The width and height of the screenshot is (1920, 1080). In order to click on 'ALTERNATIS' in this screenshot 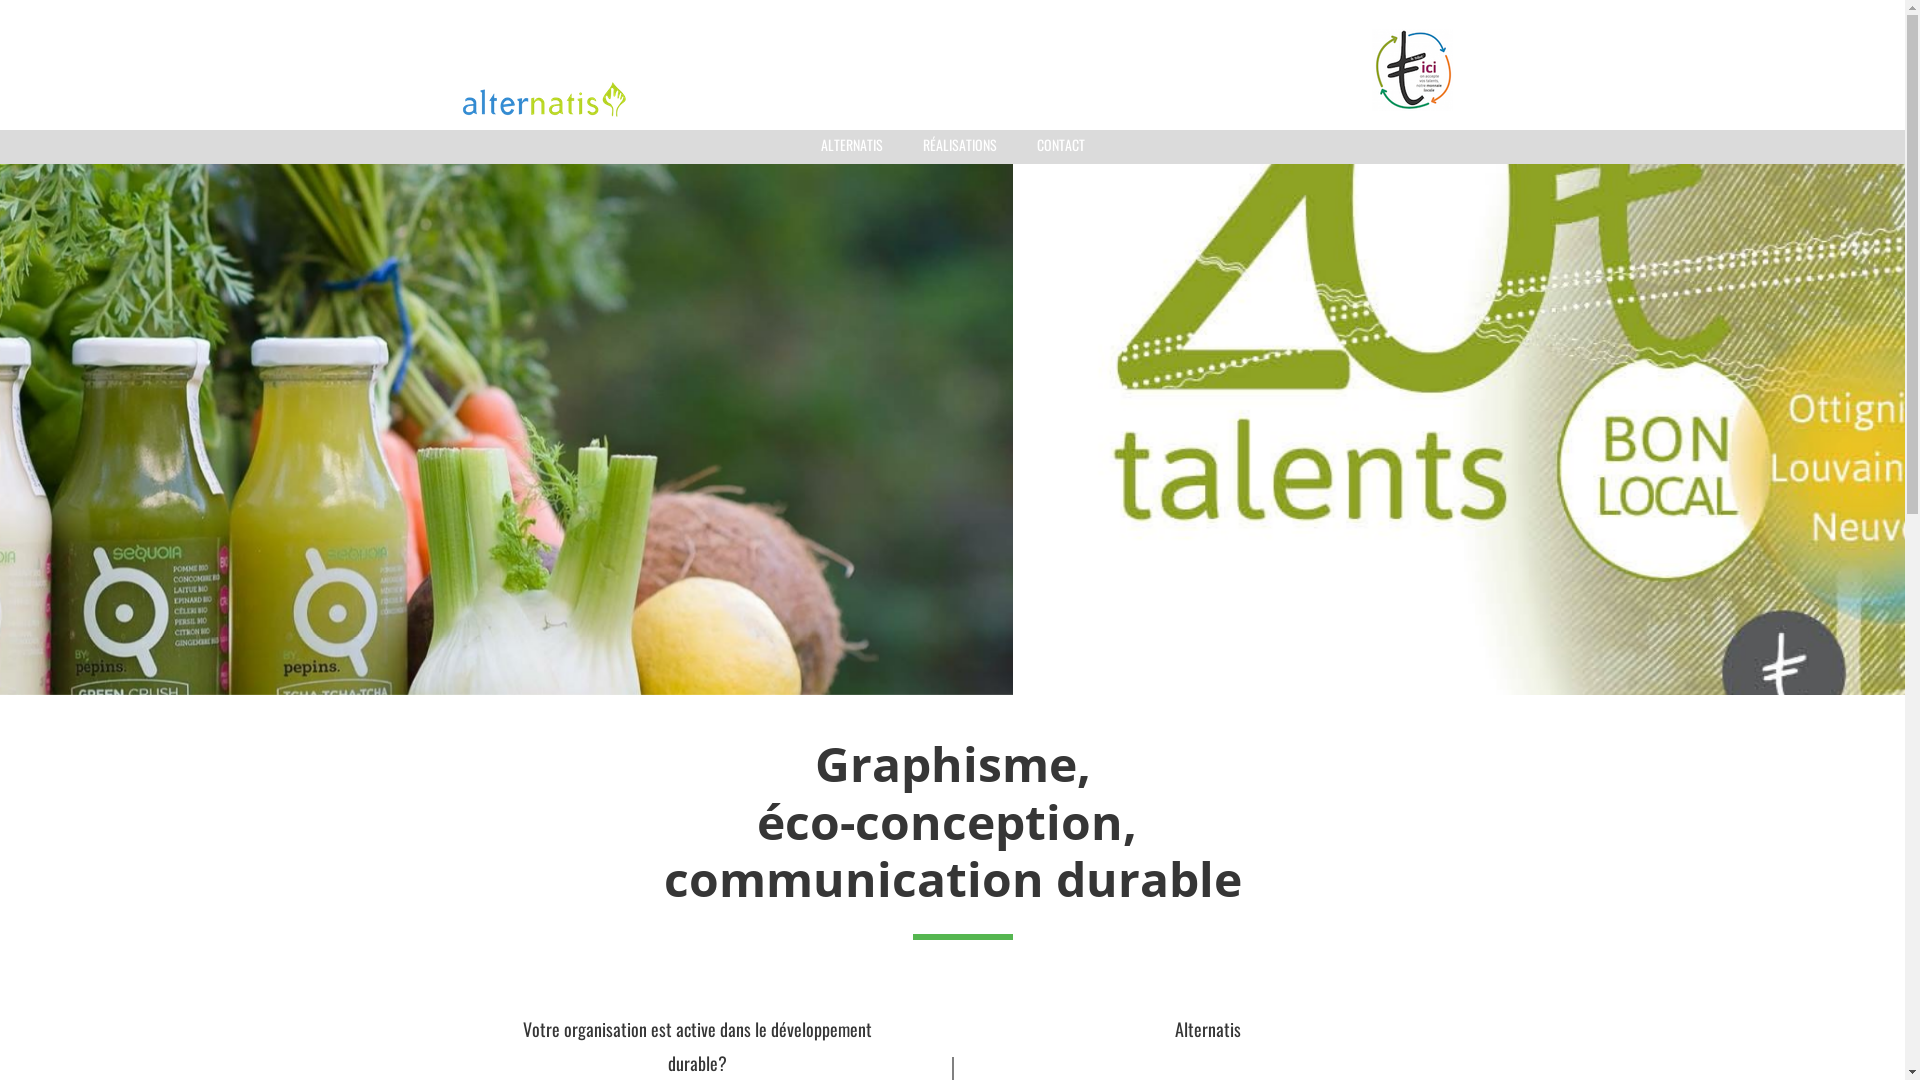, I will do `click(850, 144)`.